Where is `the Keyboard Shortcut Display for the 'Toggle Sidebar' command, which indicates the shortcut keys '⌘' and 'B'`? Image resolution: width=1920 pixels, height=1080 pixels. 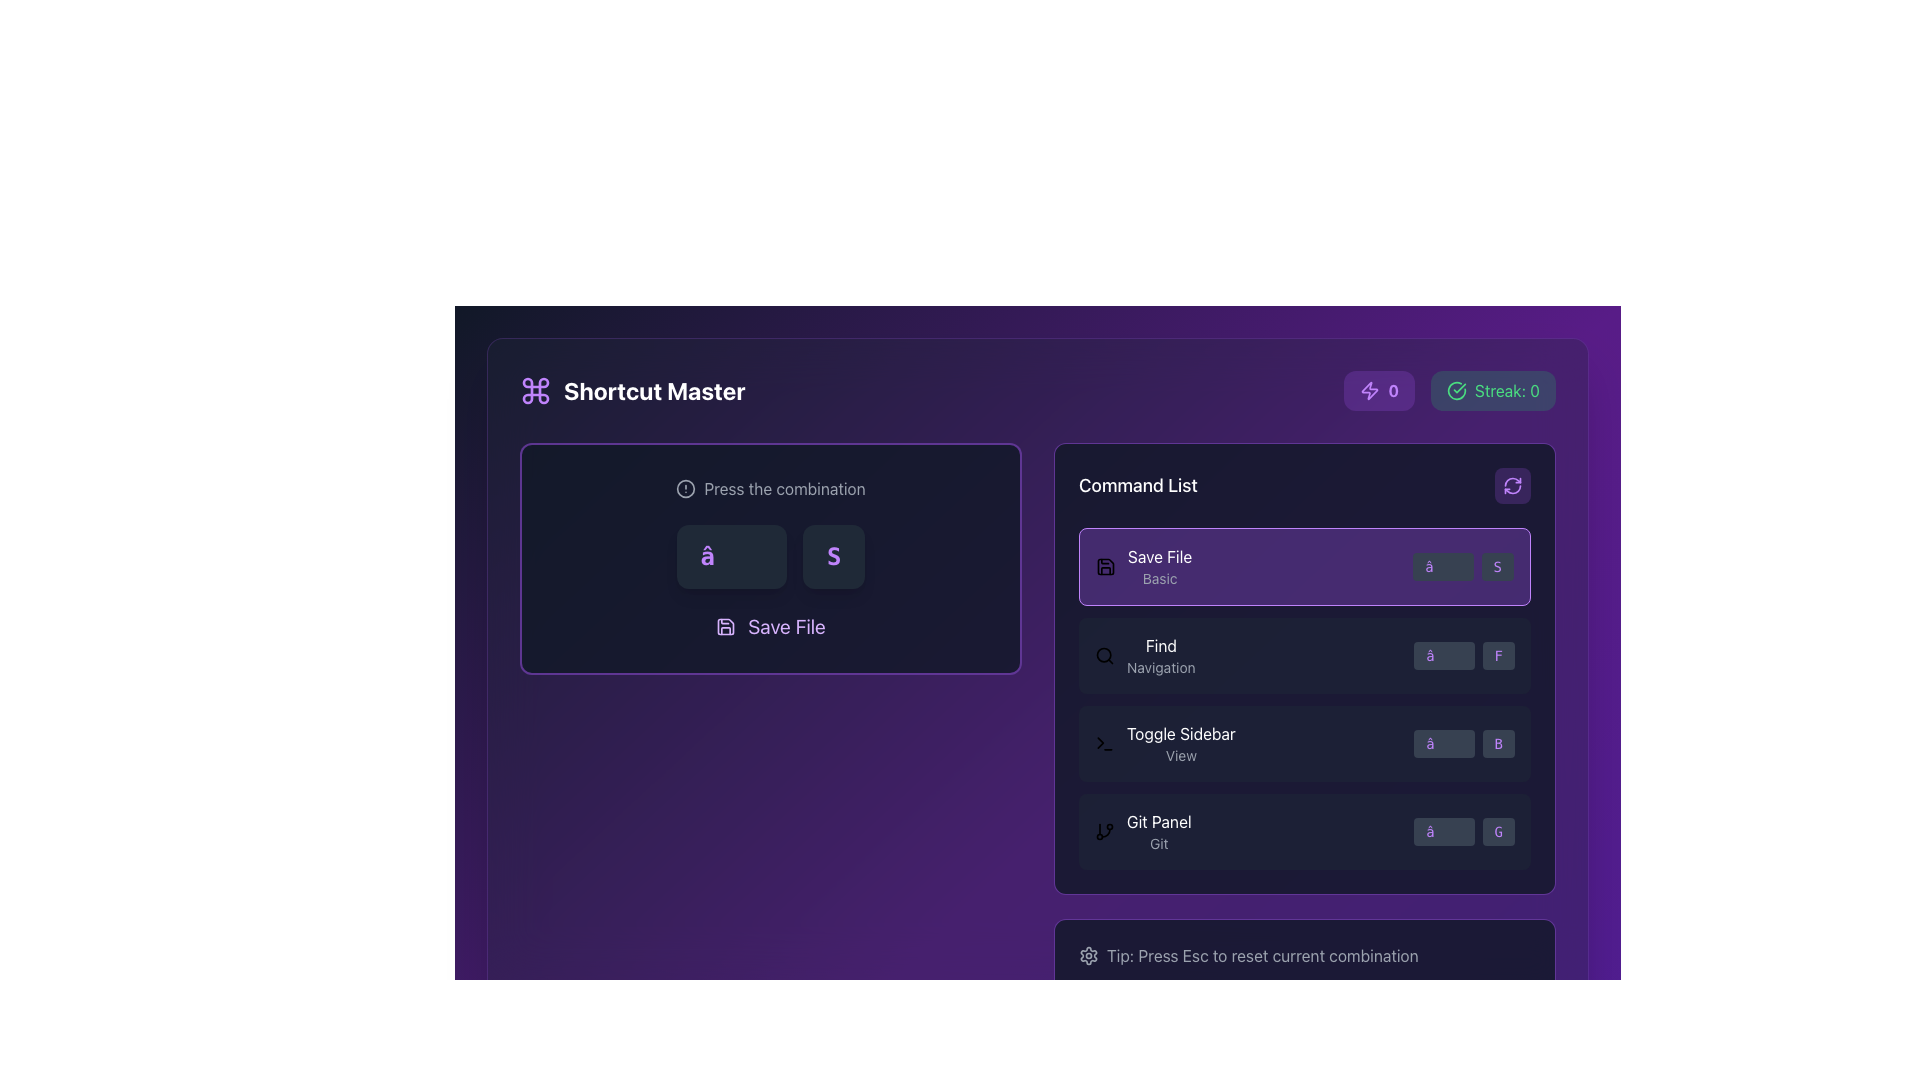 the Keyboard Shortcut Display for the 'Toggle Sidebar' command, which indicates the shortcut keys '⌘' and 'B' is located at coordinates (1464, 744).